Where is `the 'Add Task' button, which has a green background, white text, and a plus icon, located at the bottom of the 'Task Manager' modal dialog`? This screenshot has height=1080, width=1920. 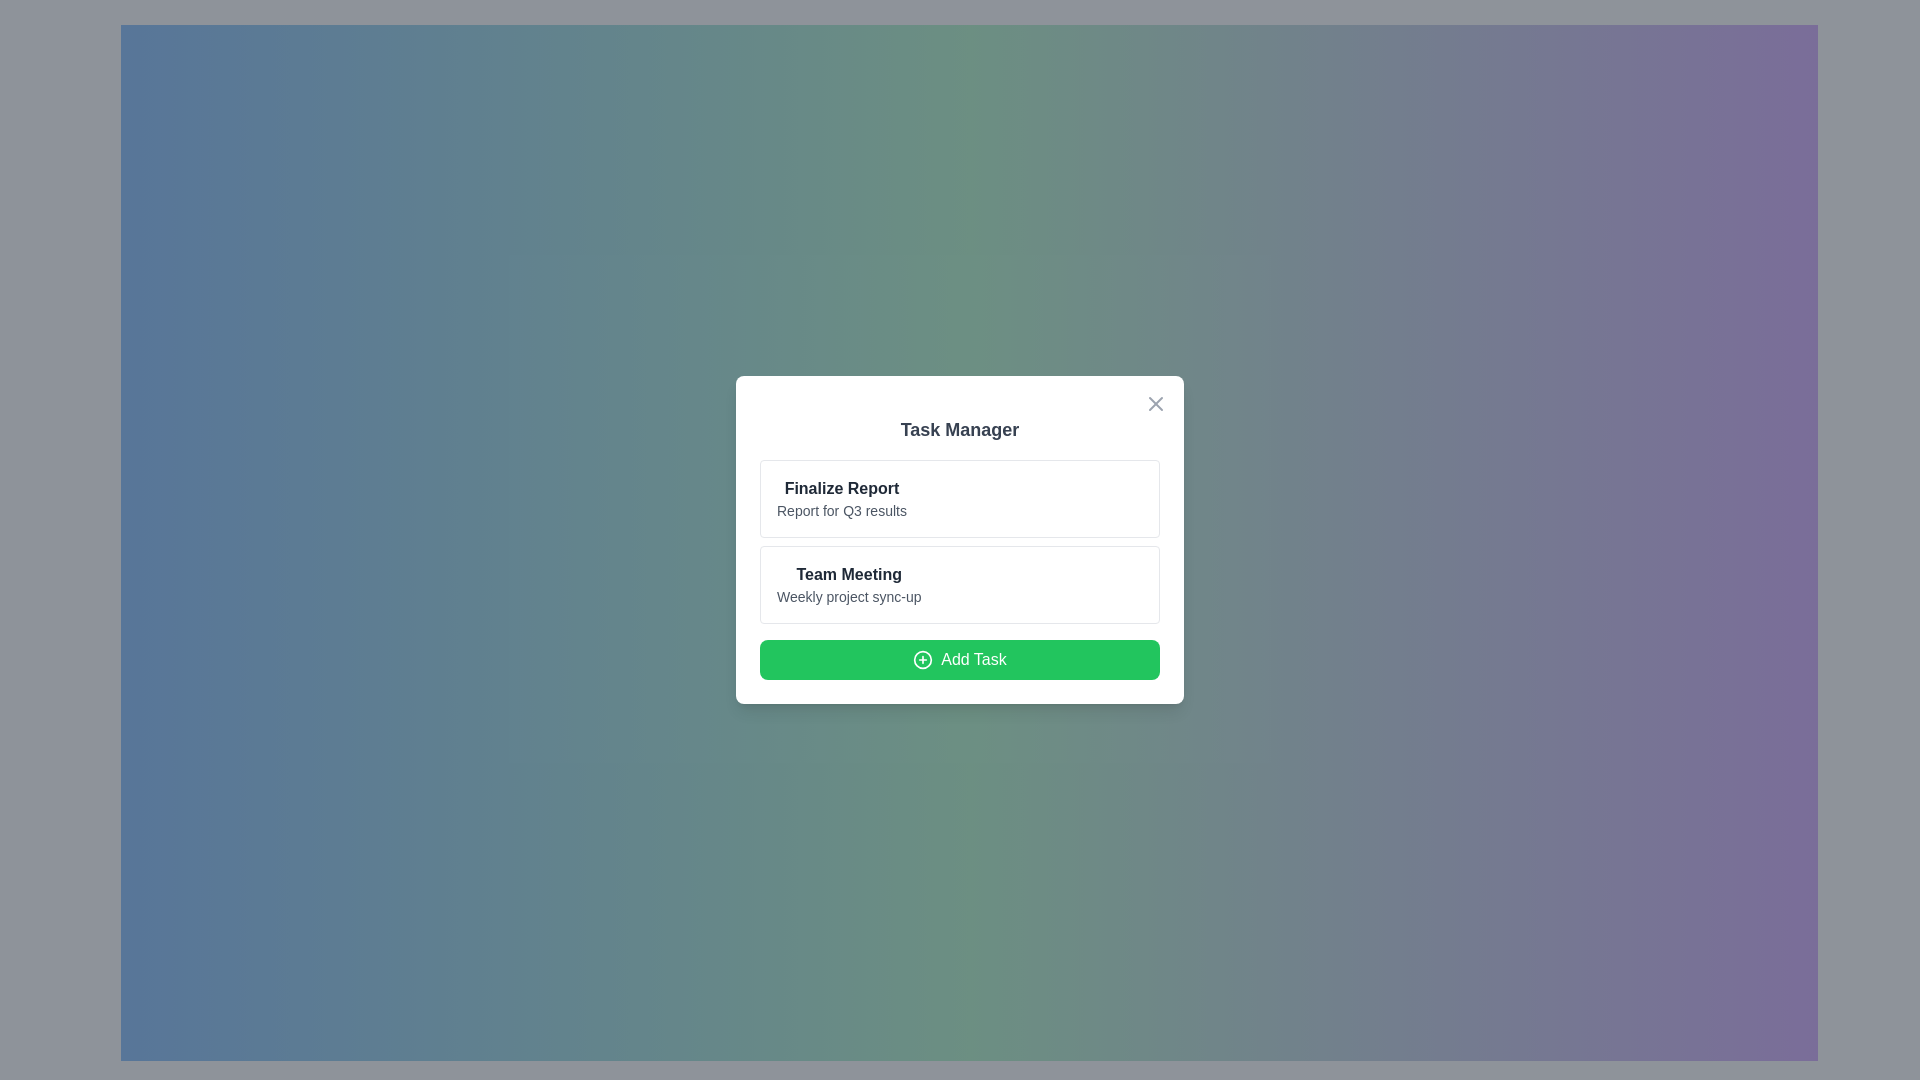
the 'Add Task' button, which has a green background, white text, and a plus icon, located at the bottom of the 'Task Manager' modal dialog is located at coordinates (974, 659).